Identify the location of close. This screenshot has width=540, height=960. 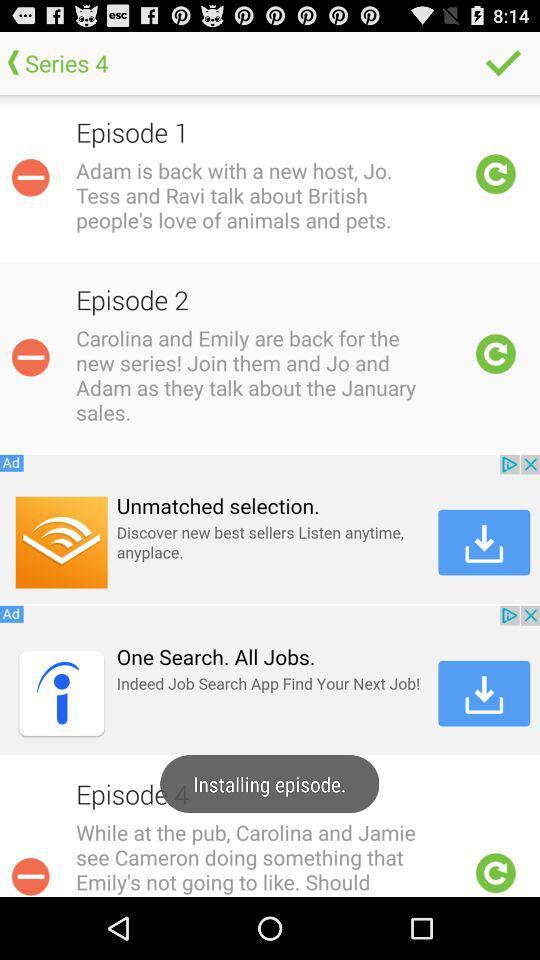
(29, 873).